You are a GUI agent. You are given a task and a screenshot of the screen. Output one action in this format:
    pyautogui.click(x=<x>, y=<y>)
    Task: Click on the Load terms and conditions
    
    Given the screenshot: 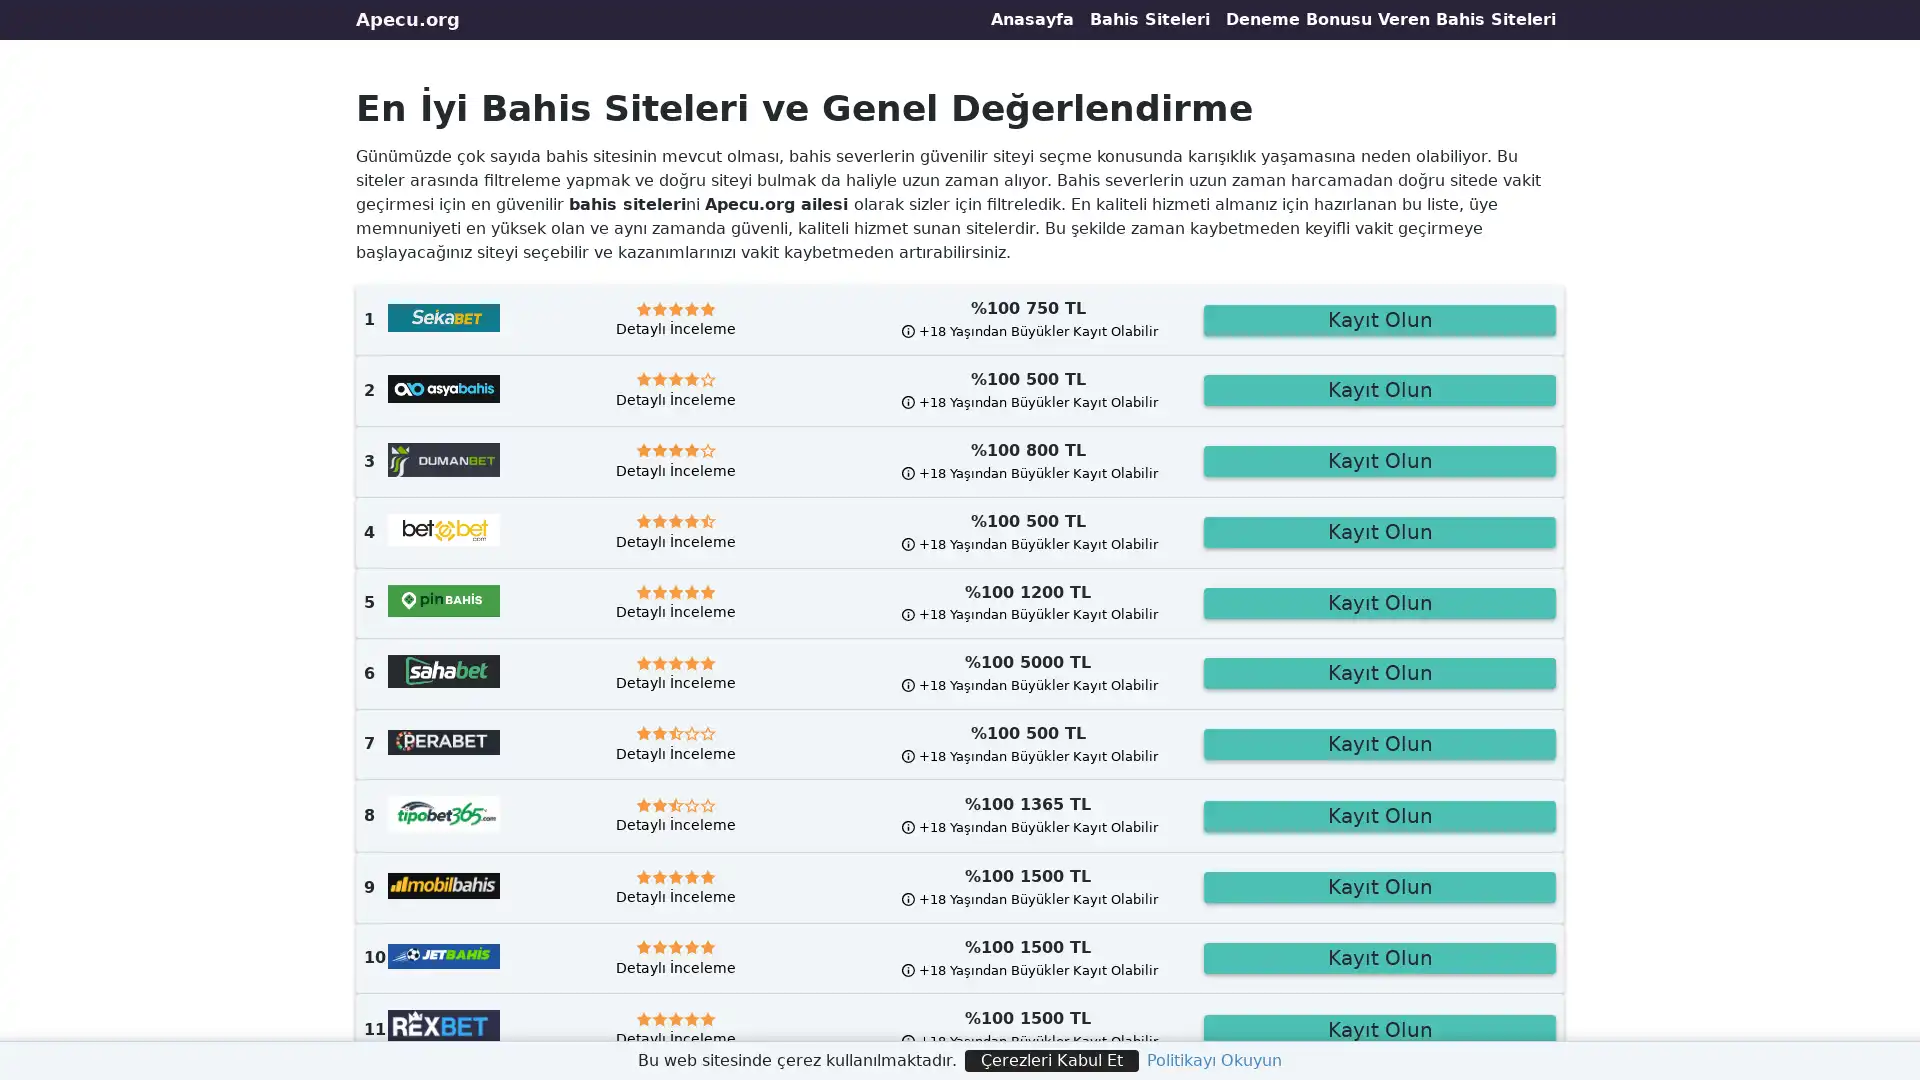 What is the action you would take?
    pyautogui.click(x=1027, y=897)
    